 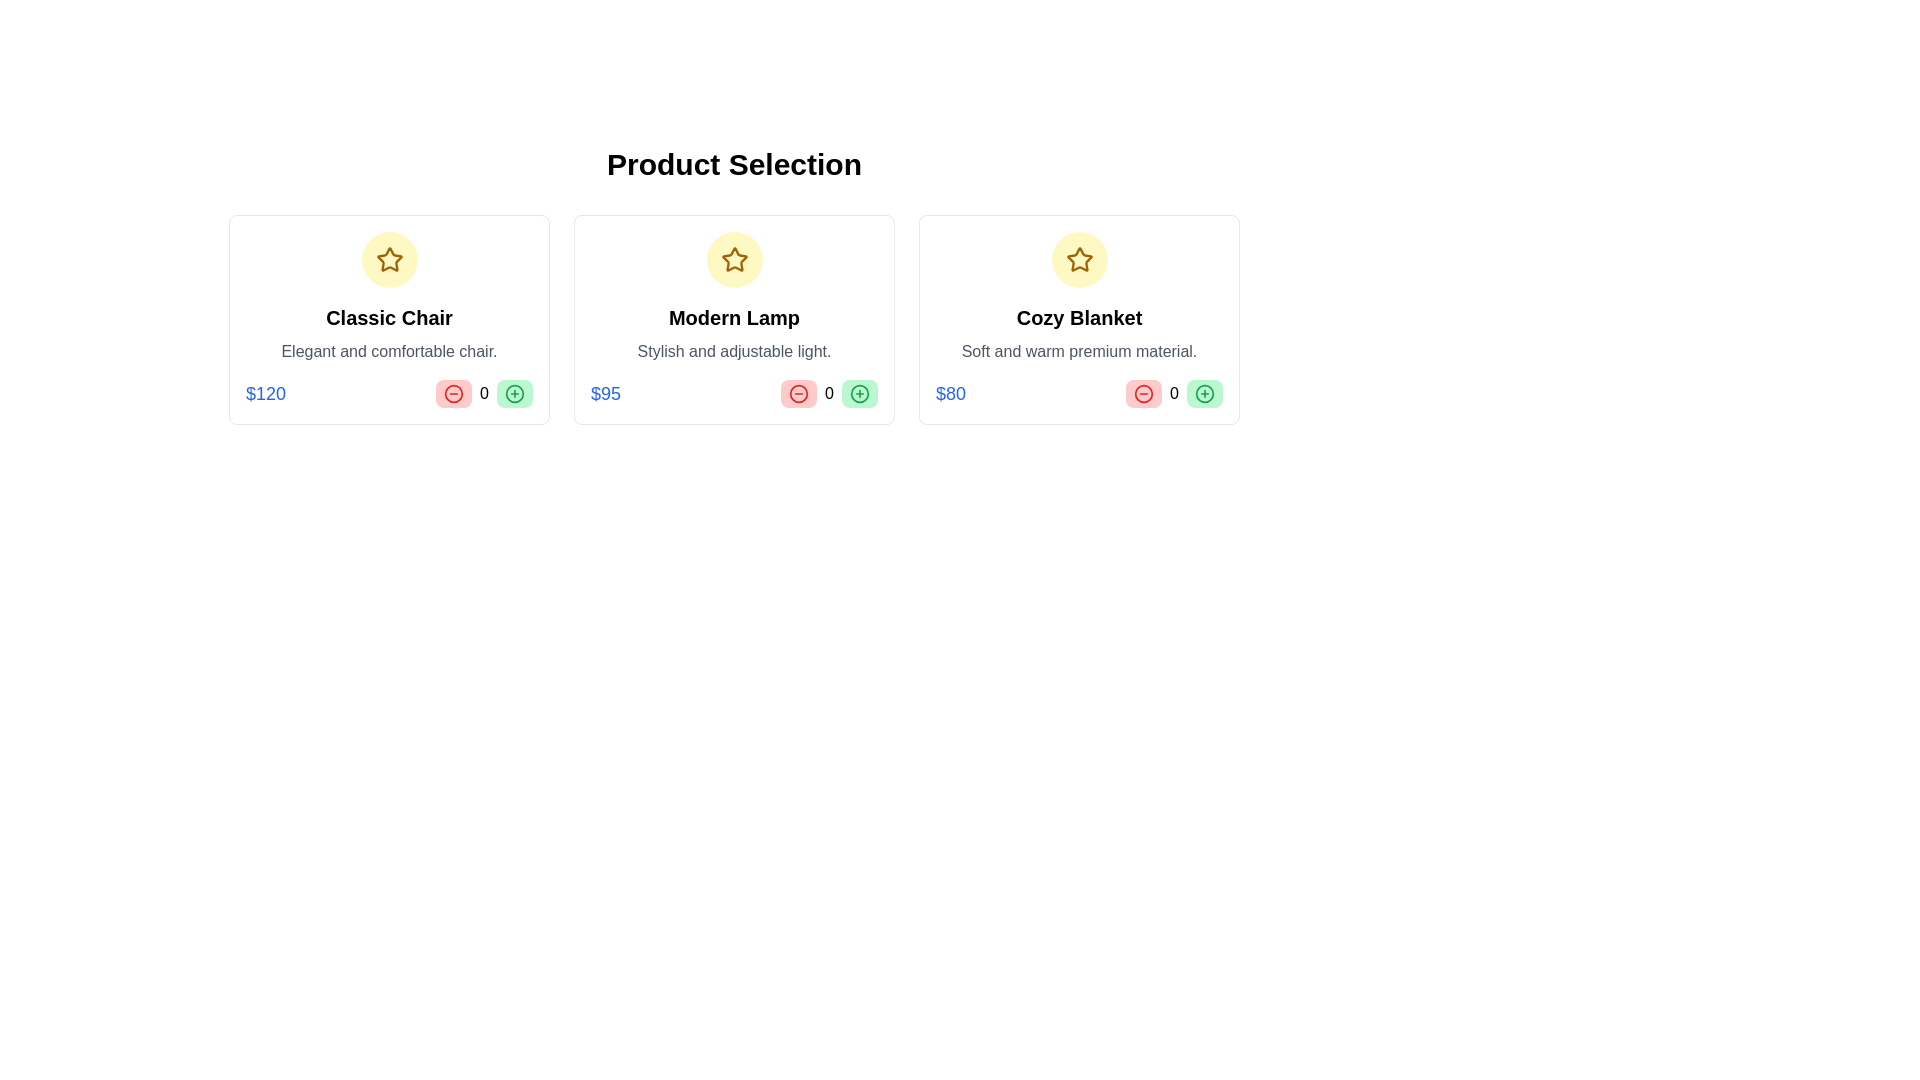 I want to click on displayed text in the Text Label that shows the current quantity for the 'Classic Chair' product, located at the center of the control group at the bottom of the product card, so click(x=484, y=393).